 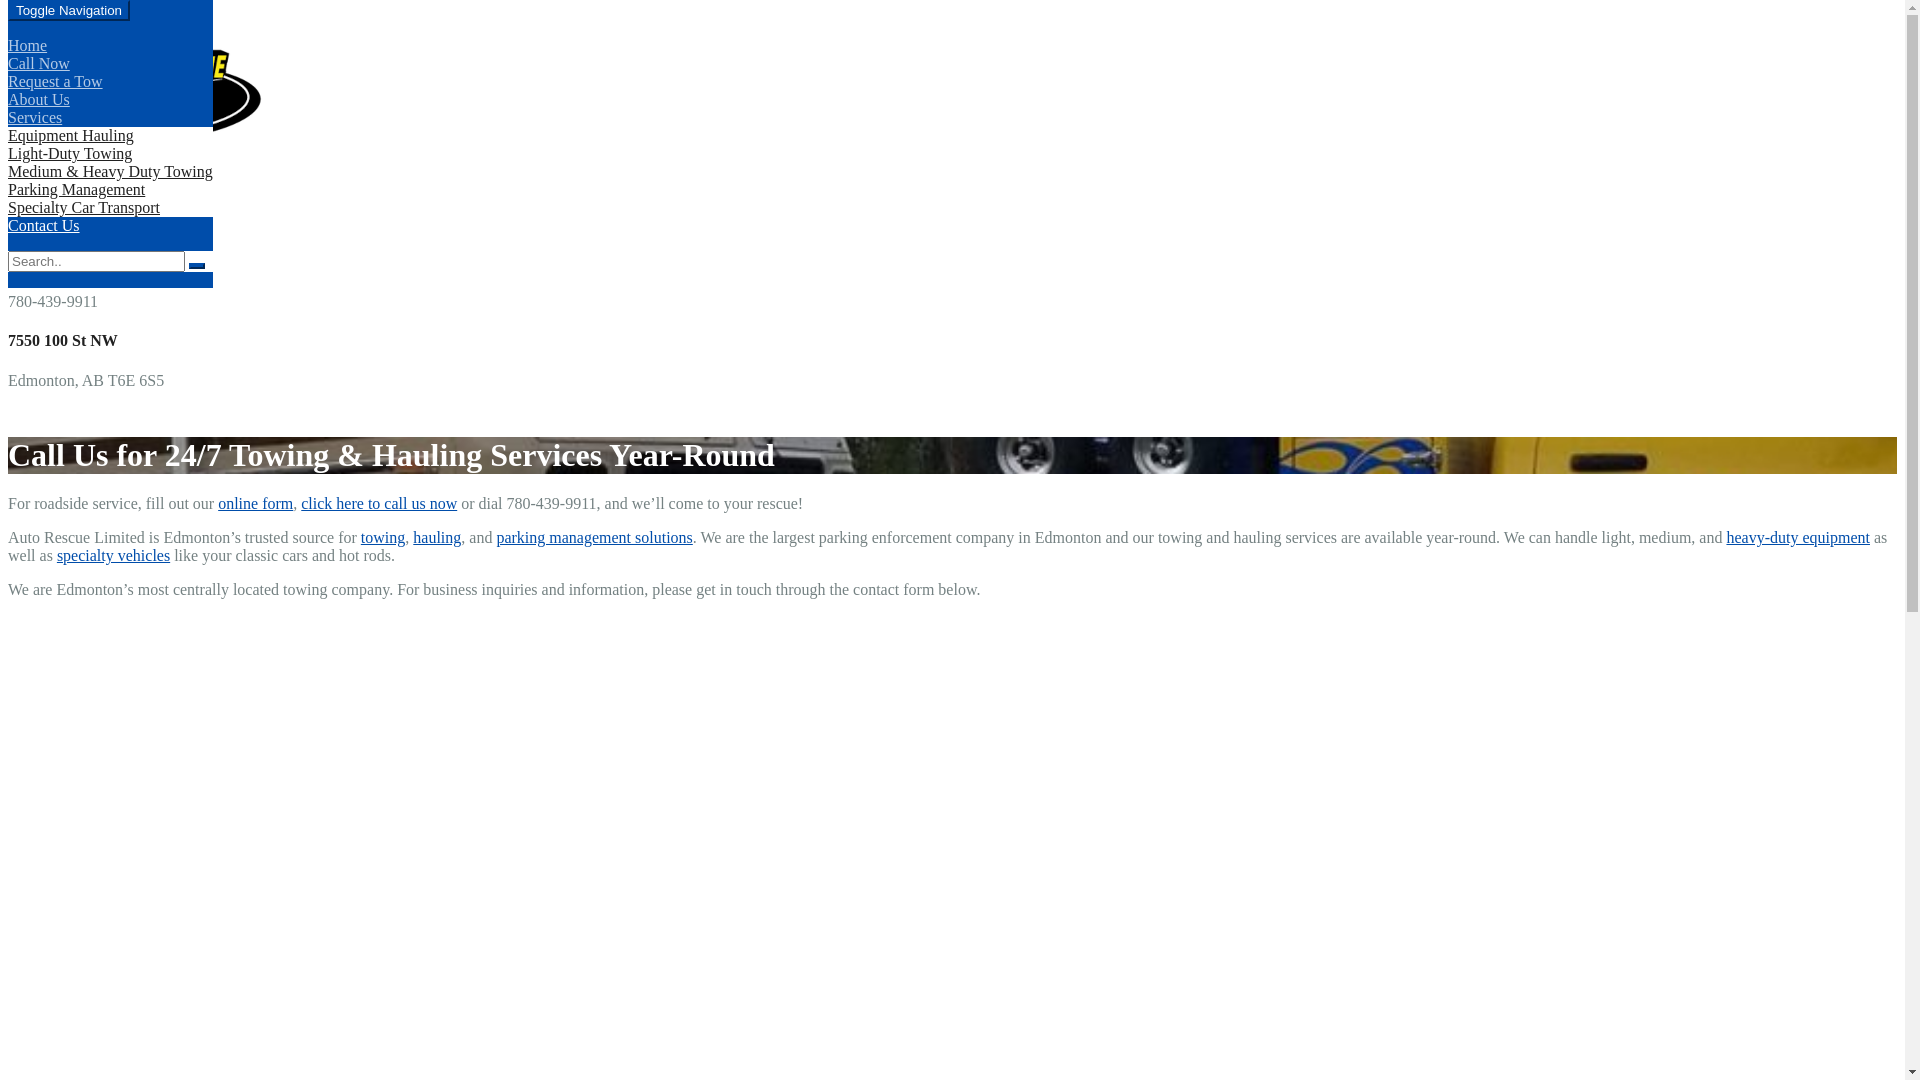 I want to click on 'heavy-duty equipment', so click(x=1798, y=536).